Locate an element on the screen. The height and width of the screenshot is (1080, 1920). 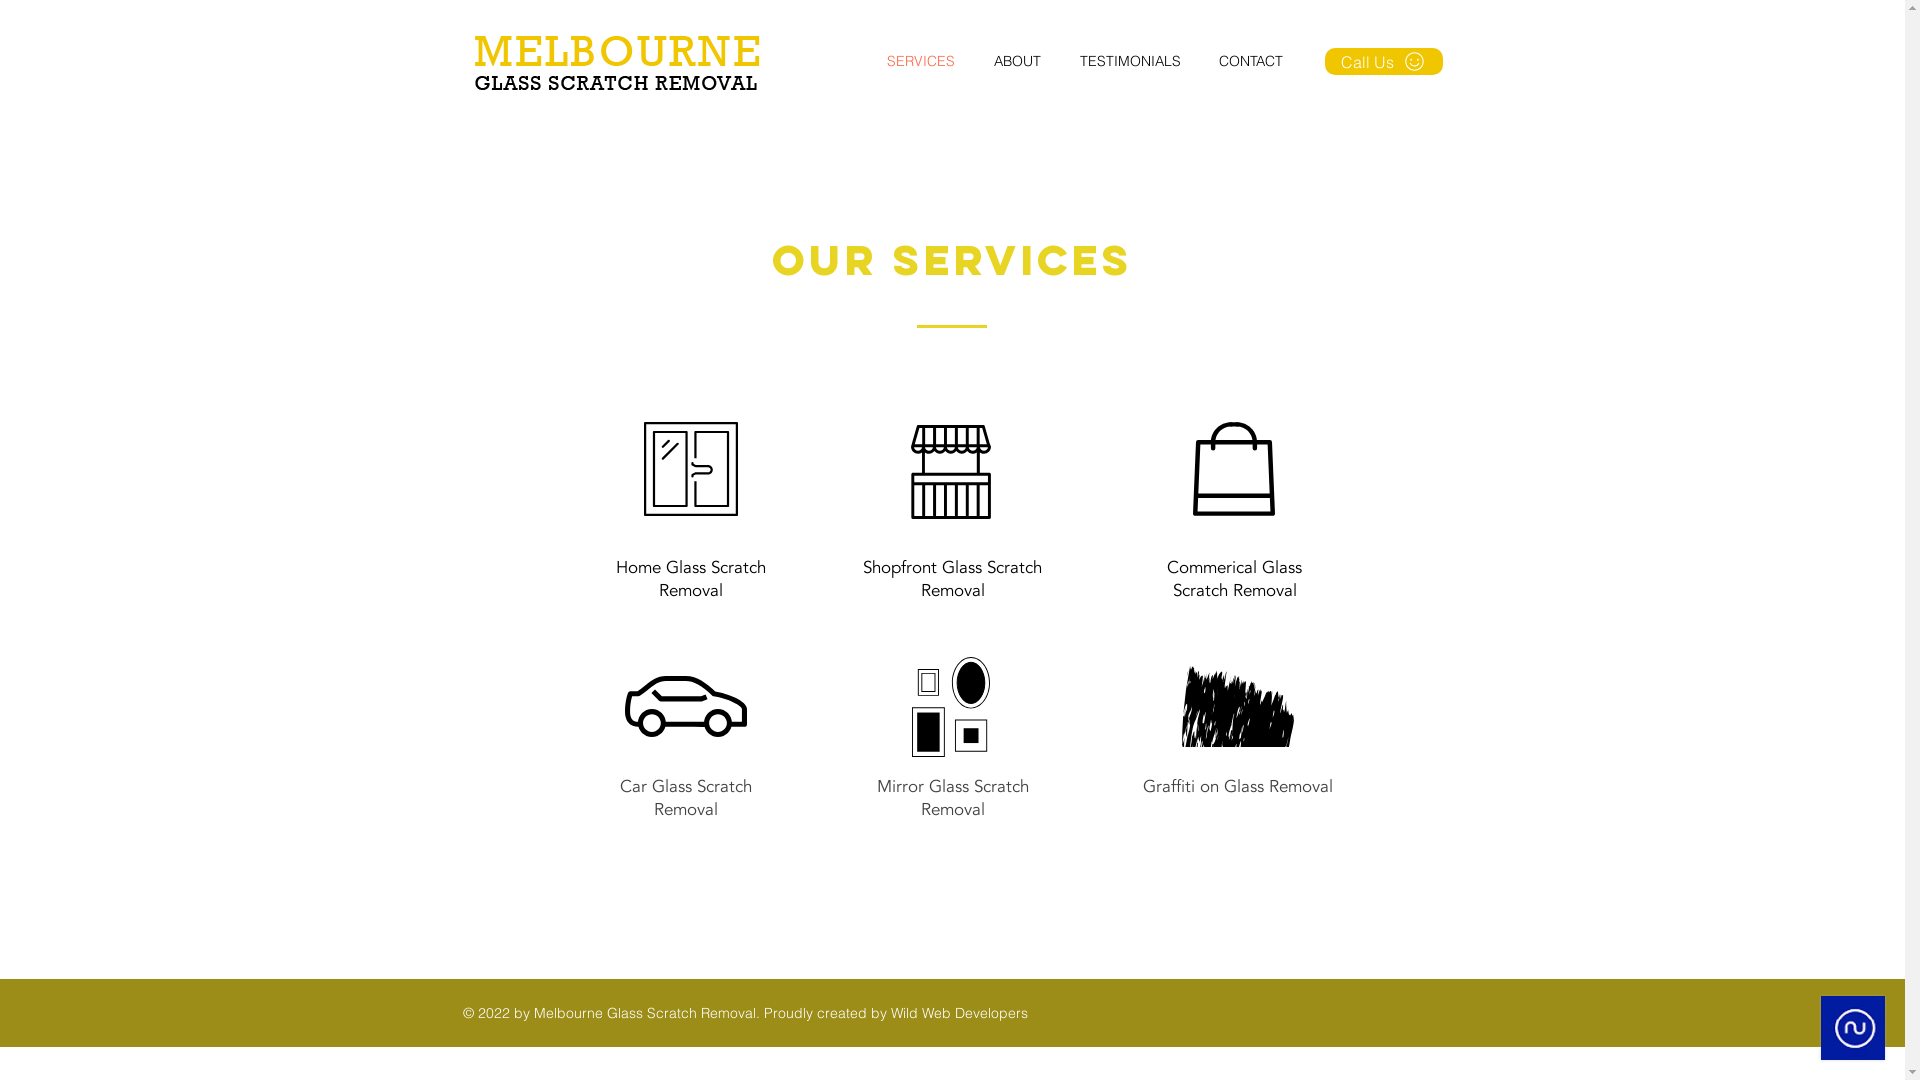
'CONTACT' is located at coordinates (1257, 60).